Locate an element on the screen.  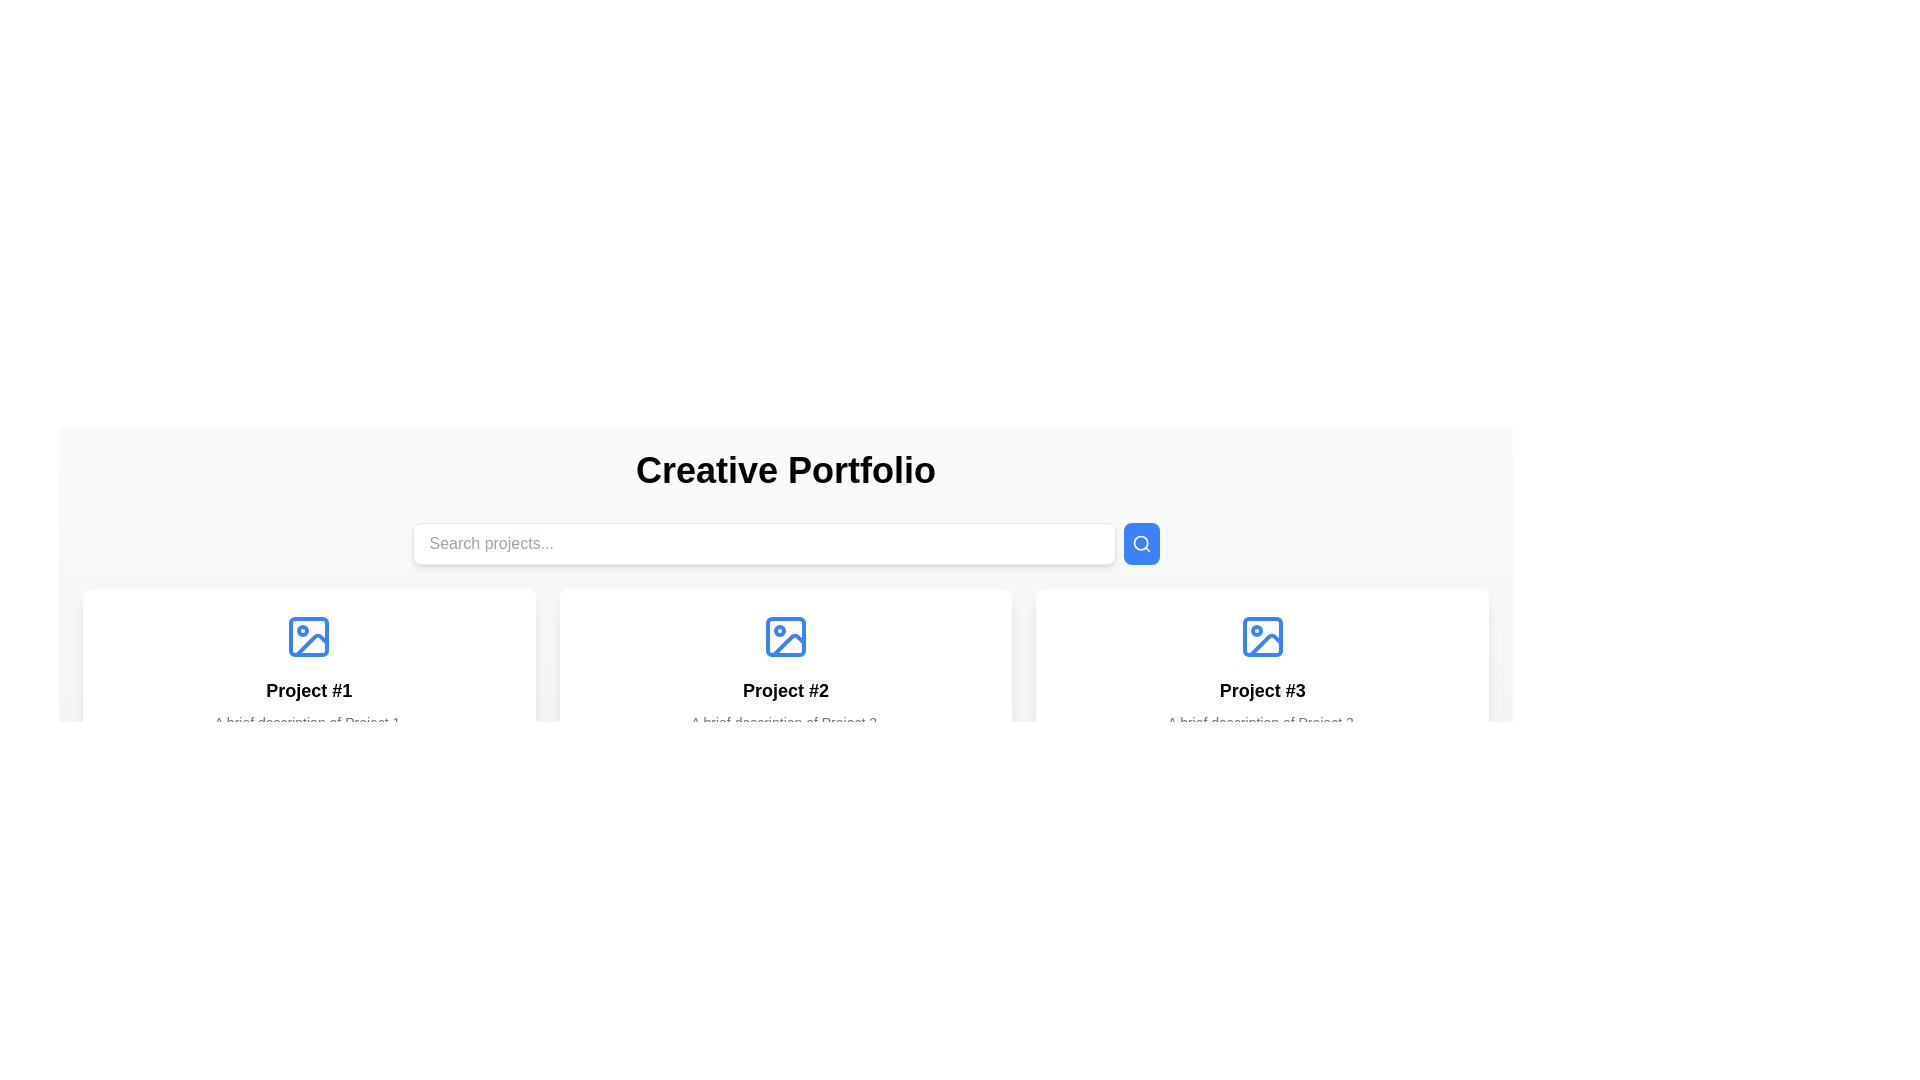
the text label 'Project #2' which is styled with a bold and larger font, located in the second position of a grid of project cards is located at coordinates (785, 689).